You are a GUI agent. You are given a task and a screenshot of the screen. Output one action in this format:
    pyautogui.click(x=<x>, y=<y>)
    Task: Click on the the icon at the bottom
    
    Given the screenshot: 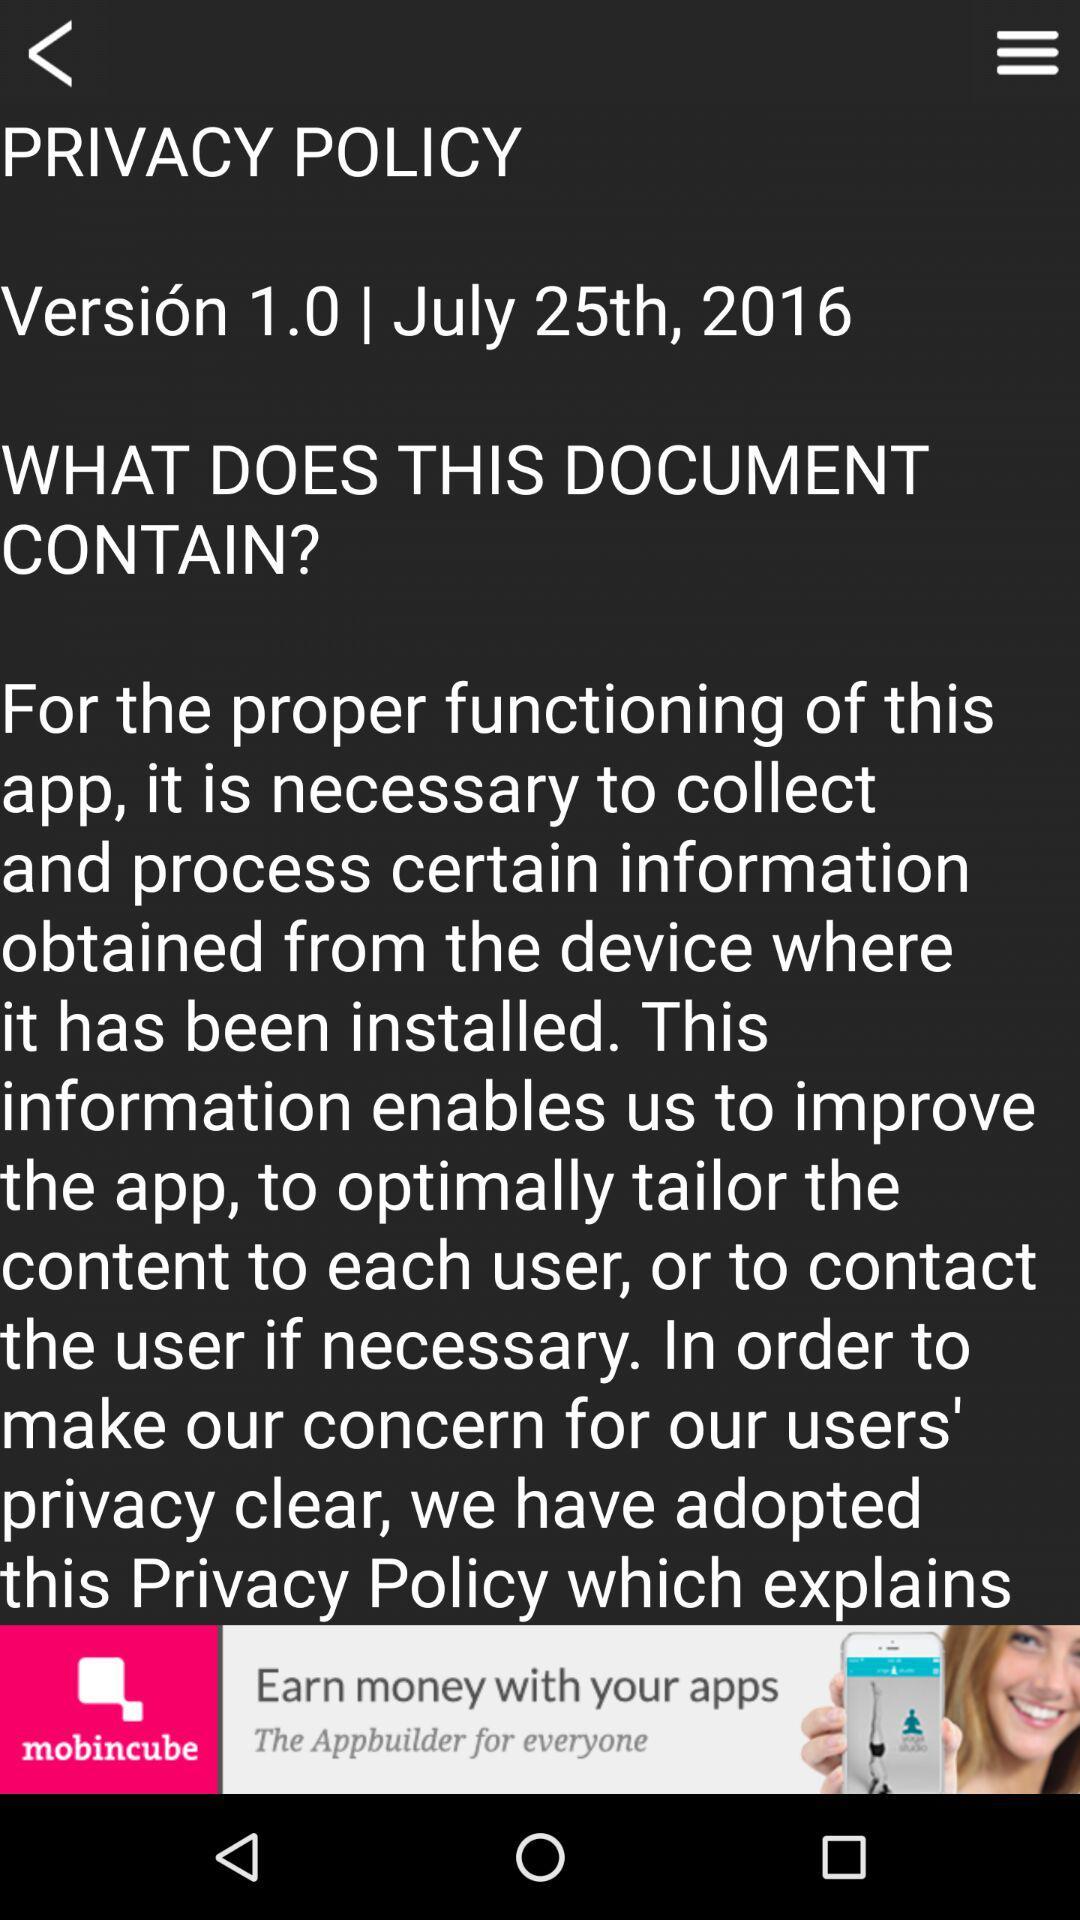 What is the action you would take?
    pyautogui.click(x=540, y=1708)
    